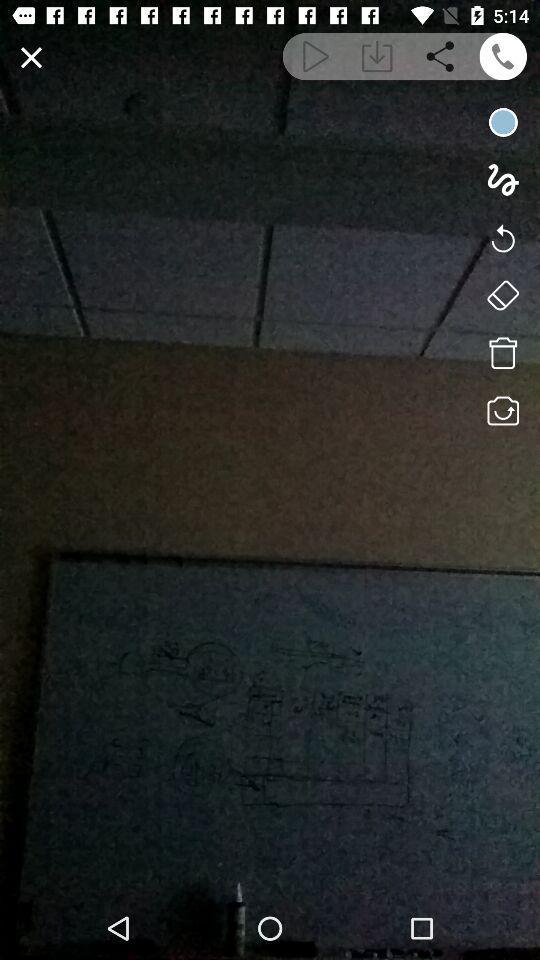 The width and height of the screenshot is (540, 960). Describe the element at coordinates (30, 56) in the screenshot. I see `exit view mode` at that location.